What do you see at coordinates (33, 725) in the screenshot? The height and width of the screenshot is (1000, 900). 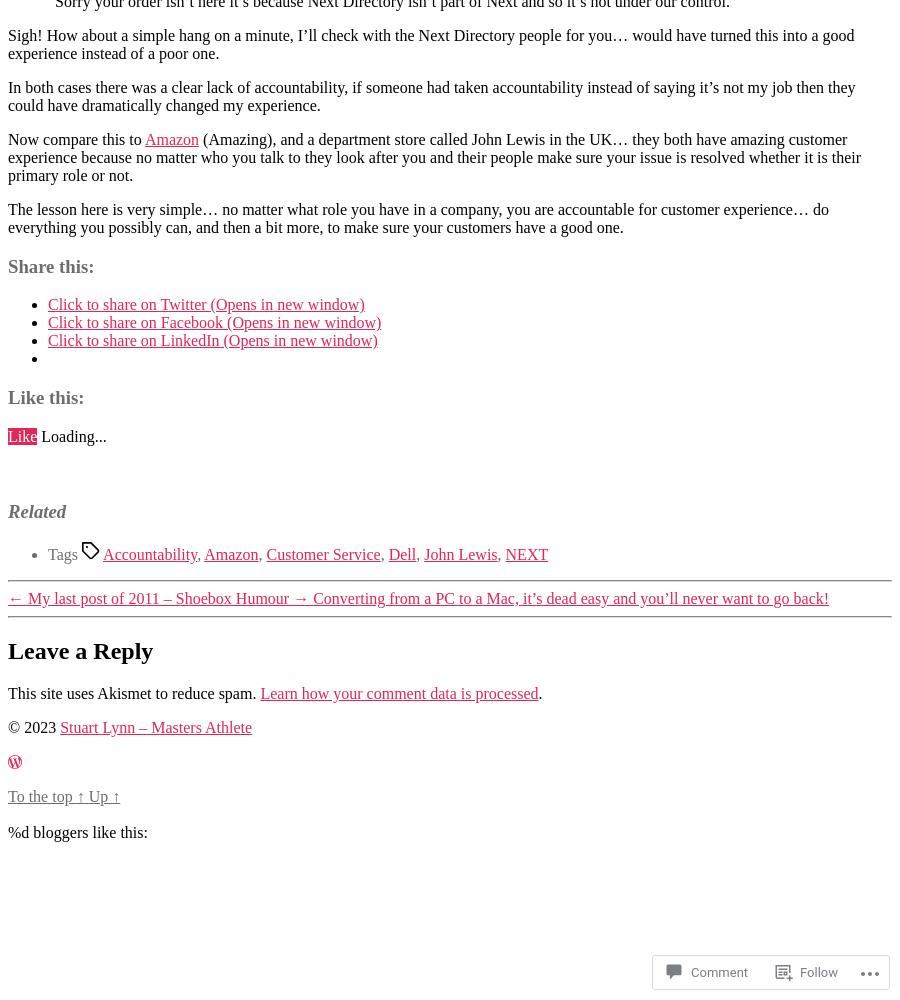 I see `'©
							2023'` at bounding box center [33, 725].